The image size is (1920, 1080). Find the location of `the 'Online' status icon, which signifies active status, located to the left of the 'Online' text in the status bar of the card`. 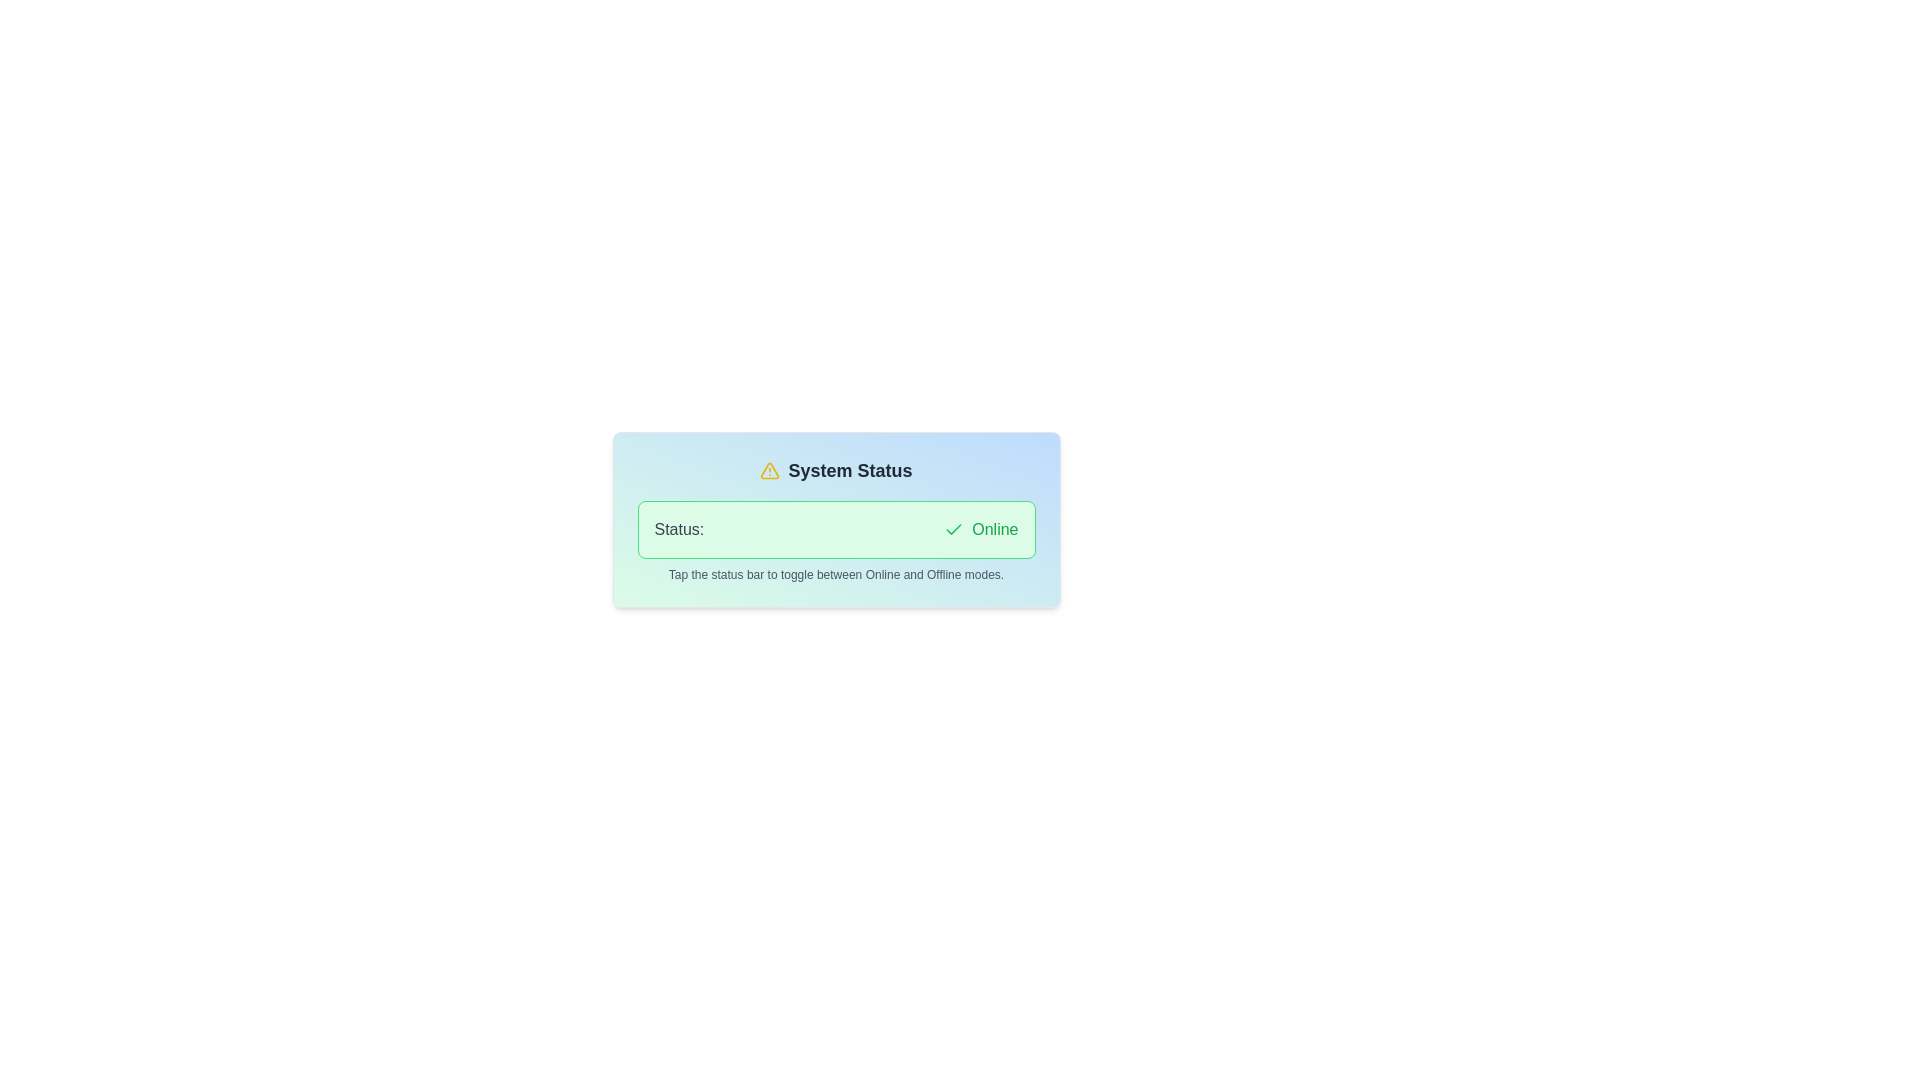

the 'Online' status icon, which signifies active status, located to the left of the 'Online' text in the status bar of the card is located at coordinates (953, 528).